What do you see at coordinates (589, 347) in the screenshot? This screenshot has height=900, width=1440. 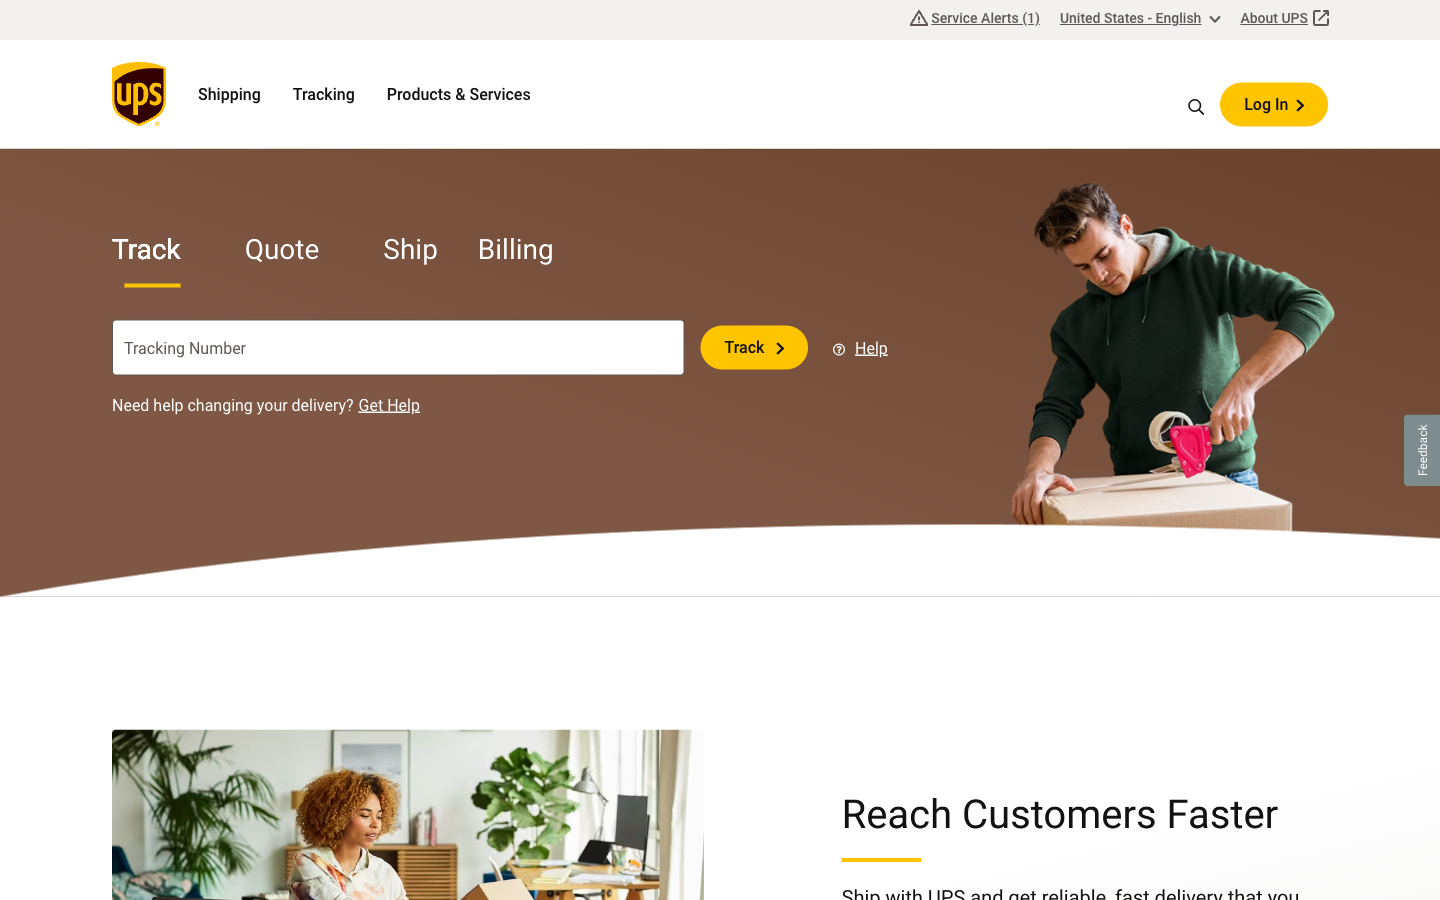 I see `In the tracking area, remove the last character of the tracking ID` at bounding box center [589, 347].